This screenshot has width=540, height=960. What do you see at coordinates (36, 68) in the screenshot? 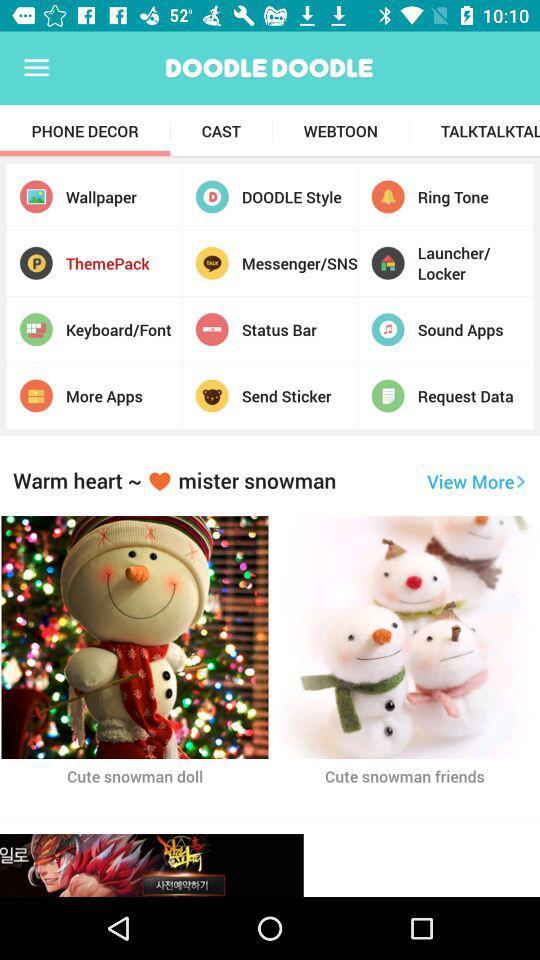
I see `the app above the phone decor item` at bounding box center [36, 68].